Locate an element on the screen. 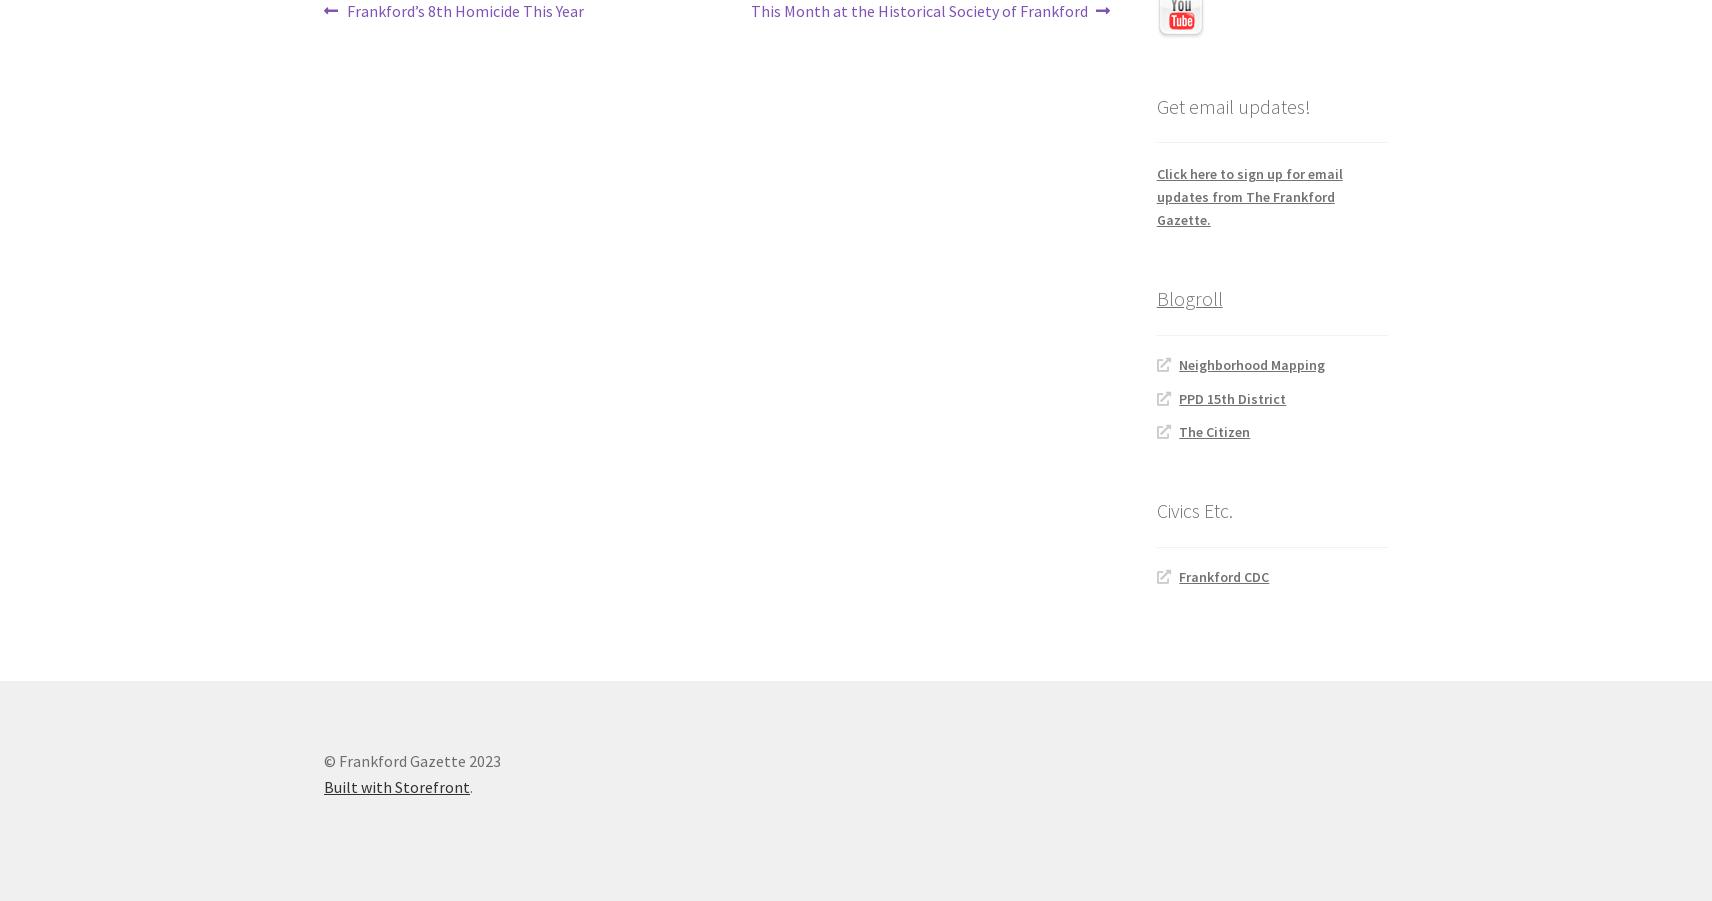 This screenshot has height=901, width=1712. 'Civics Etc.' is located at coordinates (1193, 510).